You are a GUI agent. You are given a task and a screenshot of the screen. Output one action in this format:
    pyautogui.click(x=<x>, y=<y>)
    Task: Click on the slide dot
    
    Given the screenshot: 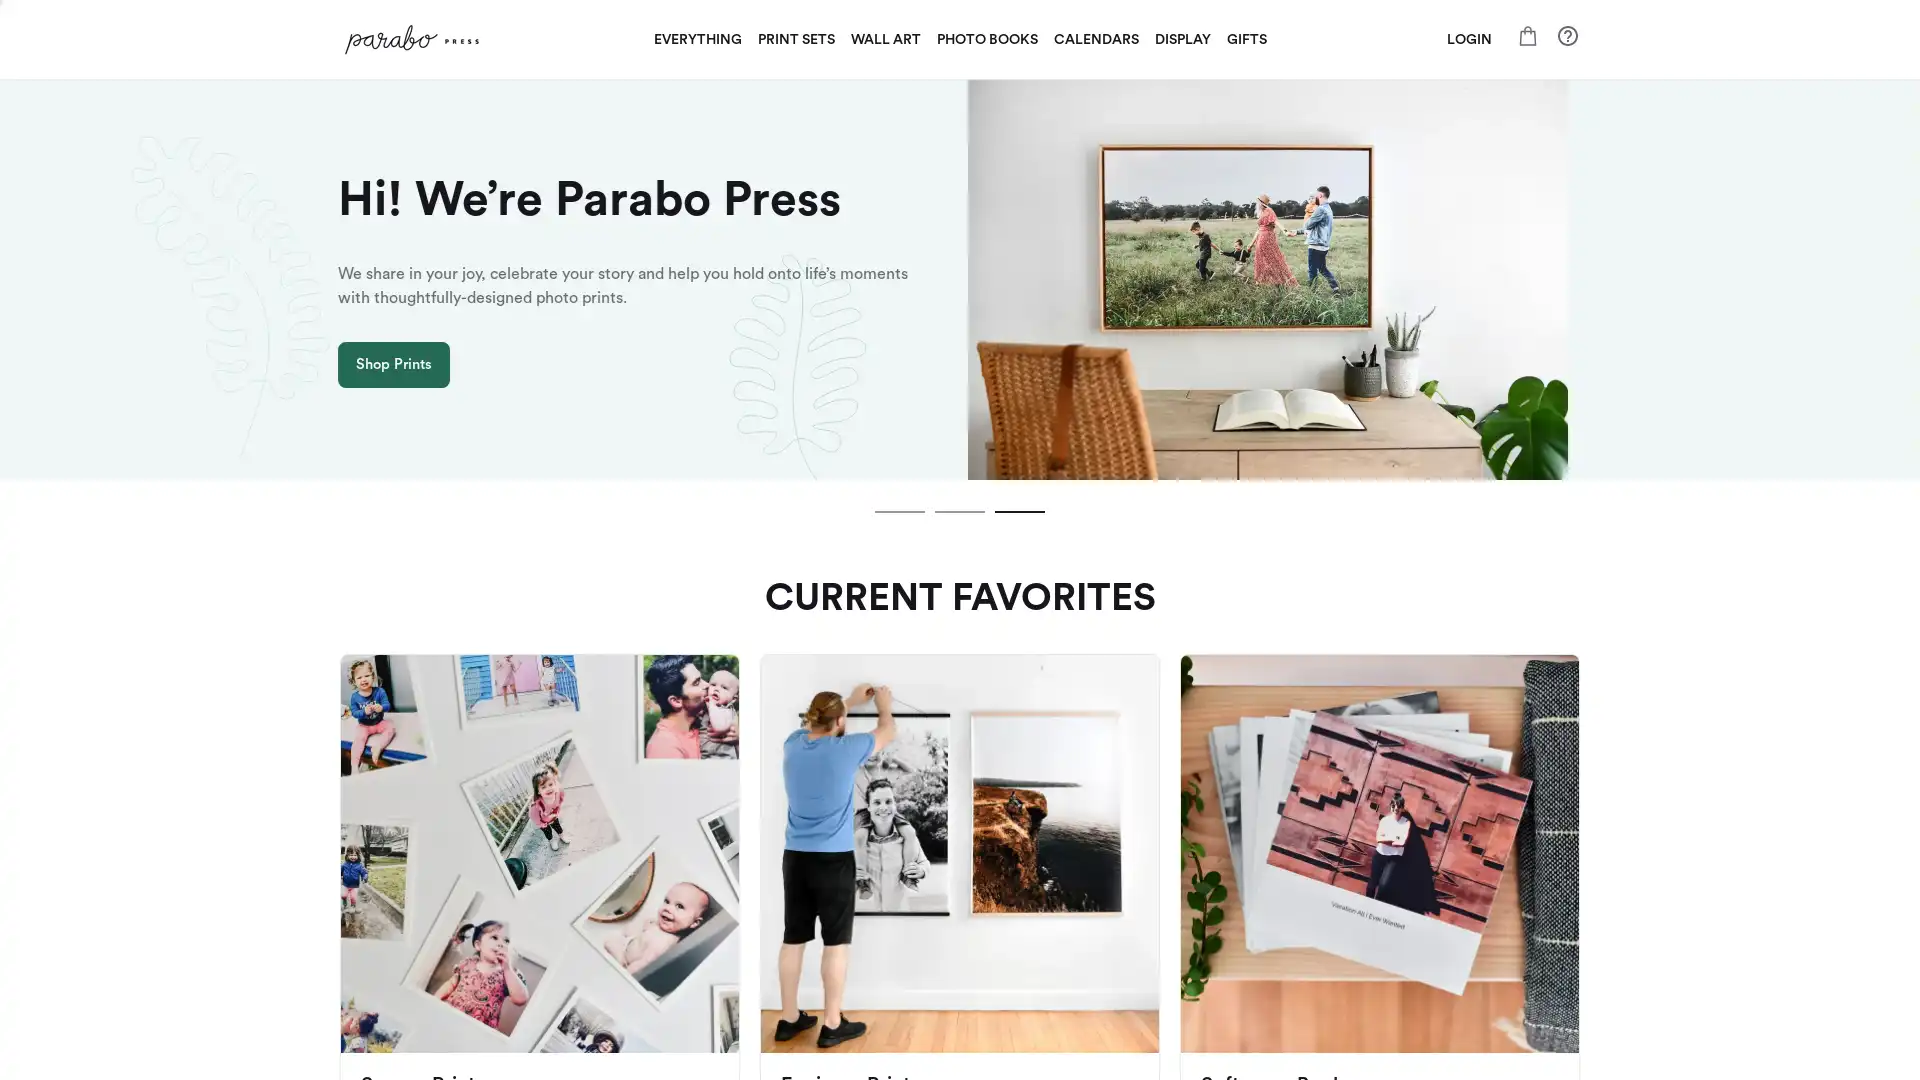 What is the action you would take?
    pyautogui.click(x=960, y=511)
    